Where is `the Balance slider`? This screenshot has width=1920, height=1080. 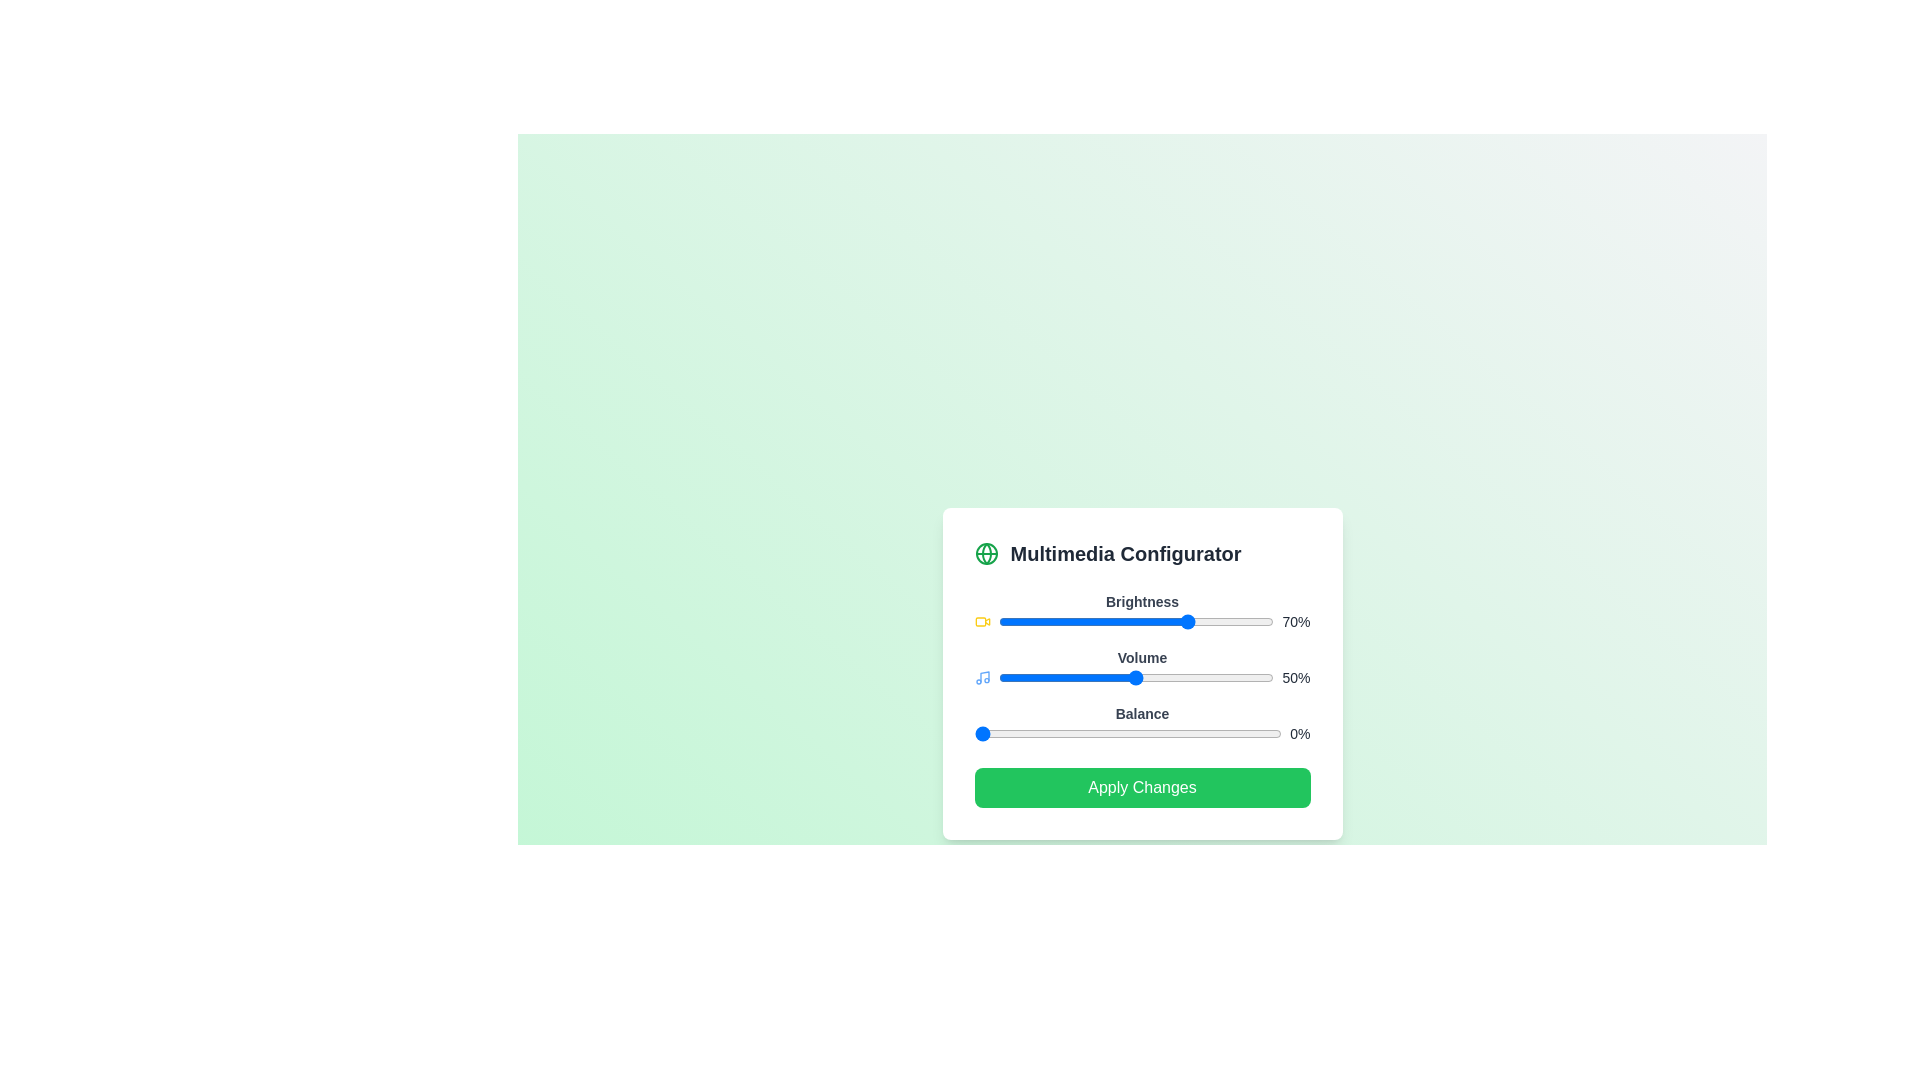 the Balance slider is located at coordinates (1128, 733).